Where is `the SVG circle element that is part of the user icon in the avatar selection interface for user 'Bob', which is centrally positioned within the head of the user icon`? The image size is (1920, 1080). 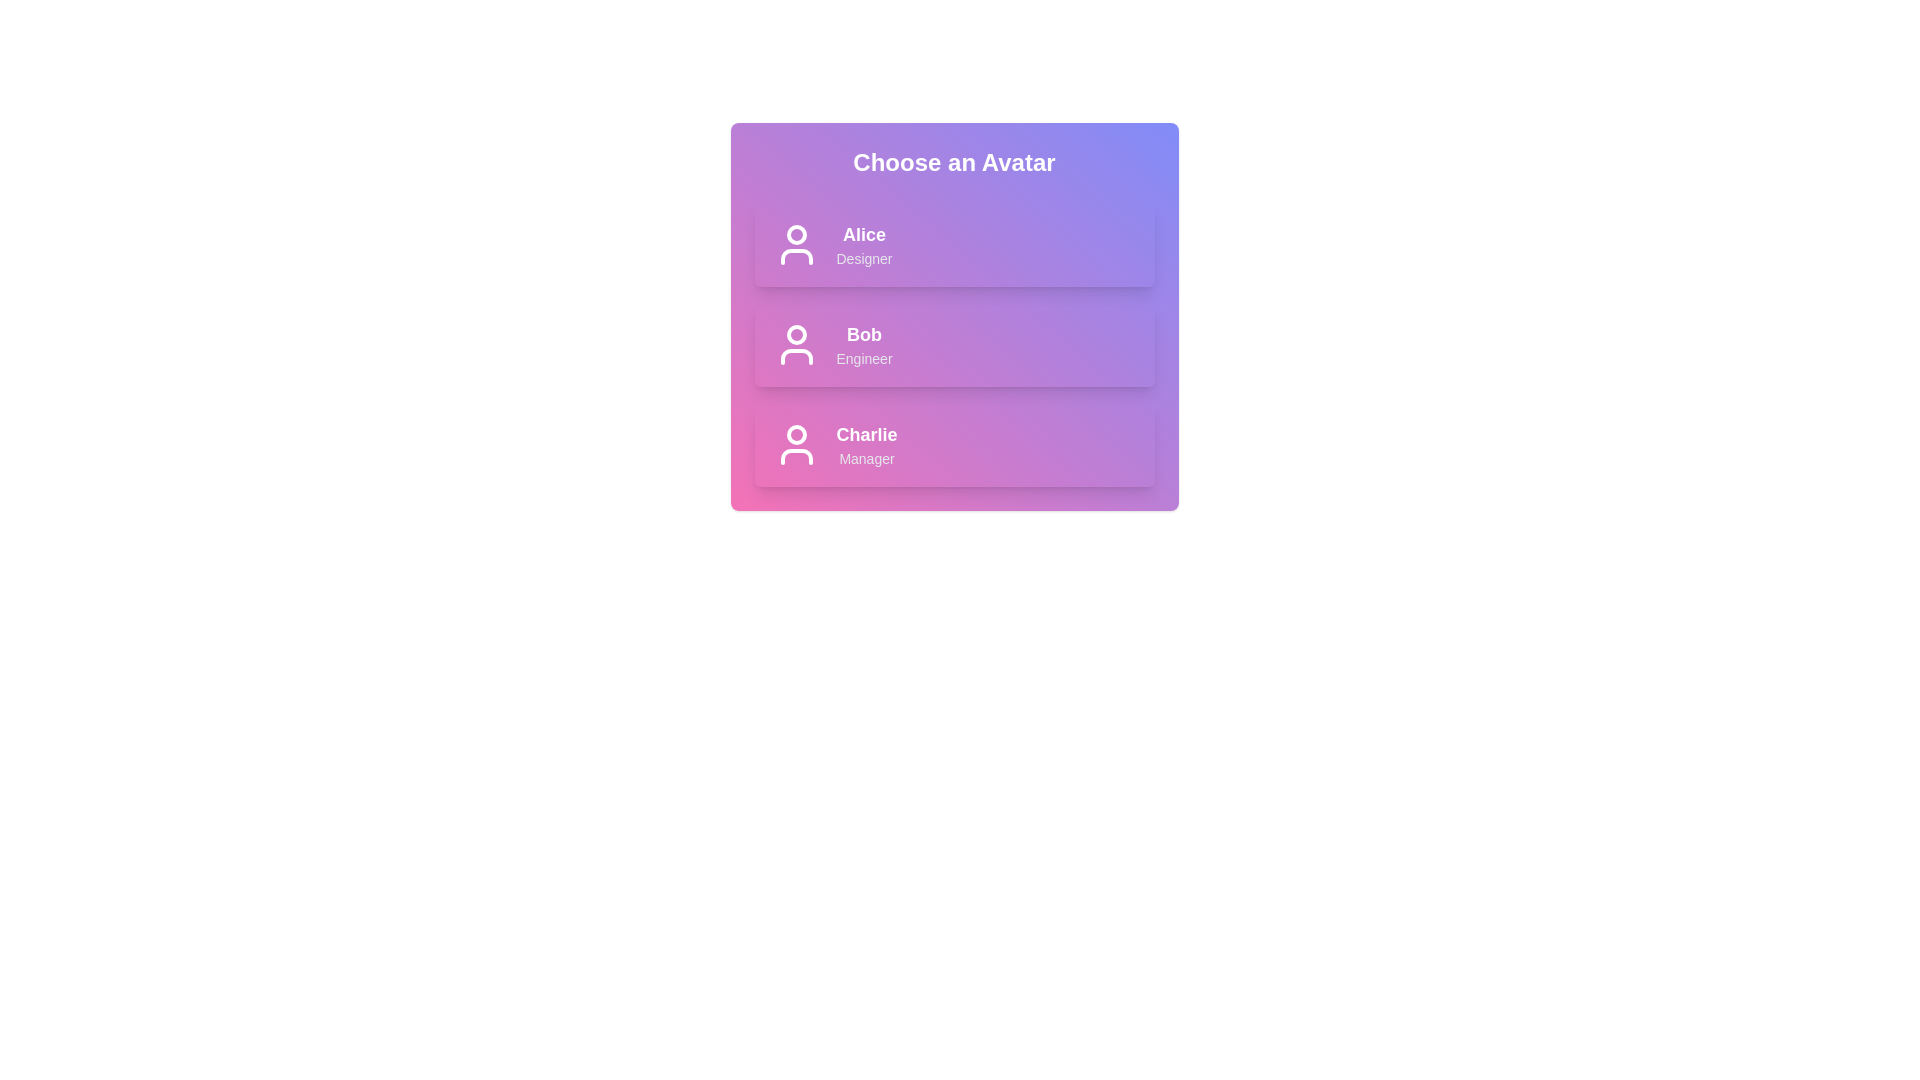 the SVG circle element that is part of the user icon in the avatar selection interface for user 'Bob', which is centrally positioned within the head of the user icon is located at coordinates (795, 334).